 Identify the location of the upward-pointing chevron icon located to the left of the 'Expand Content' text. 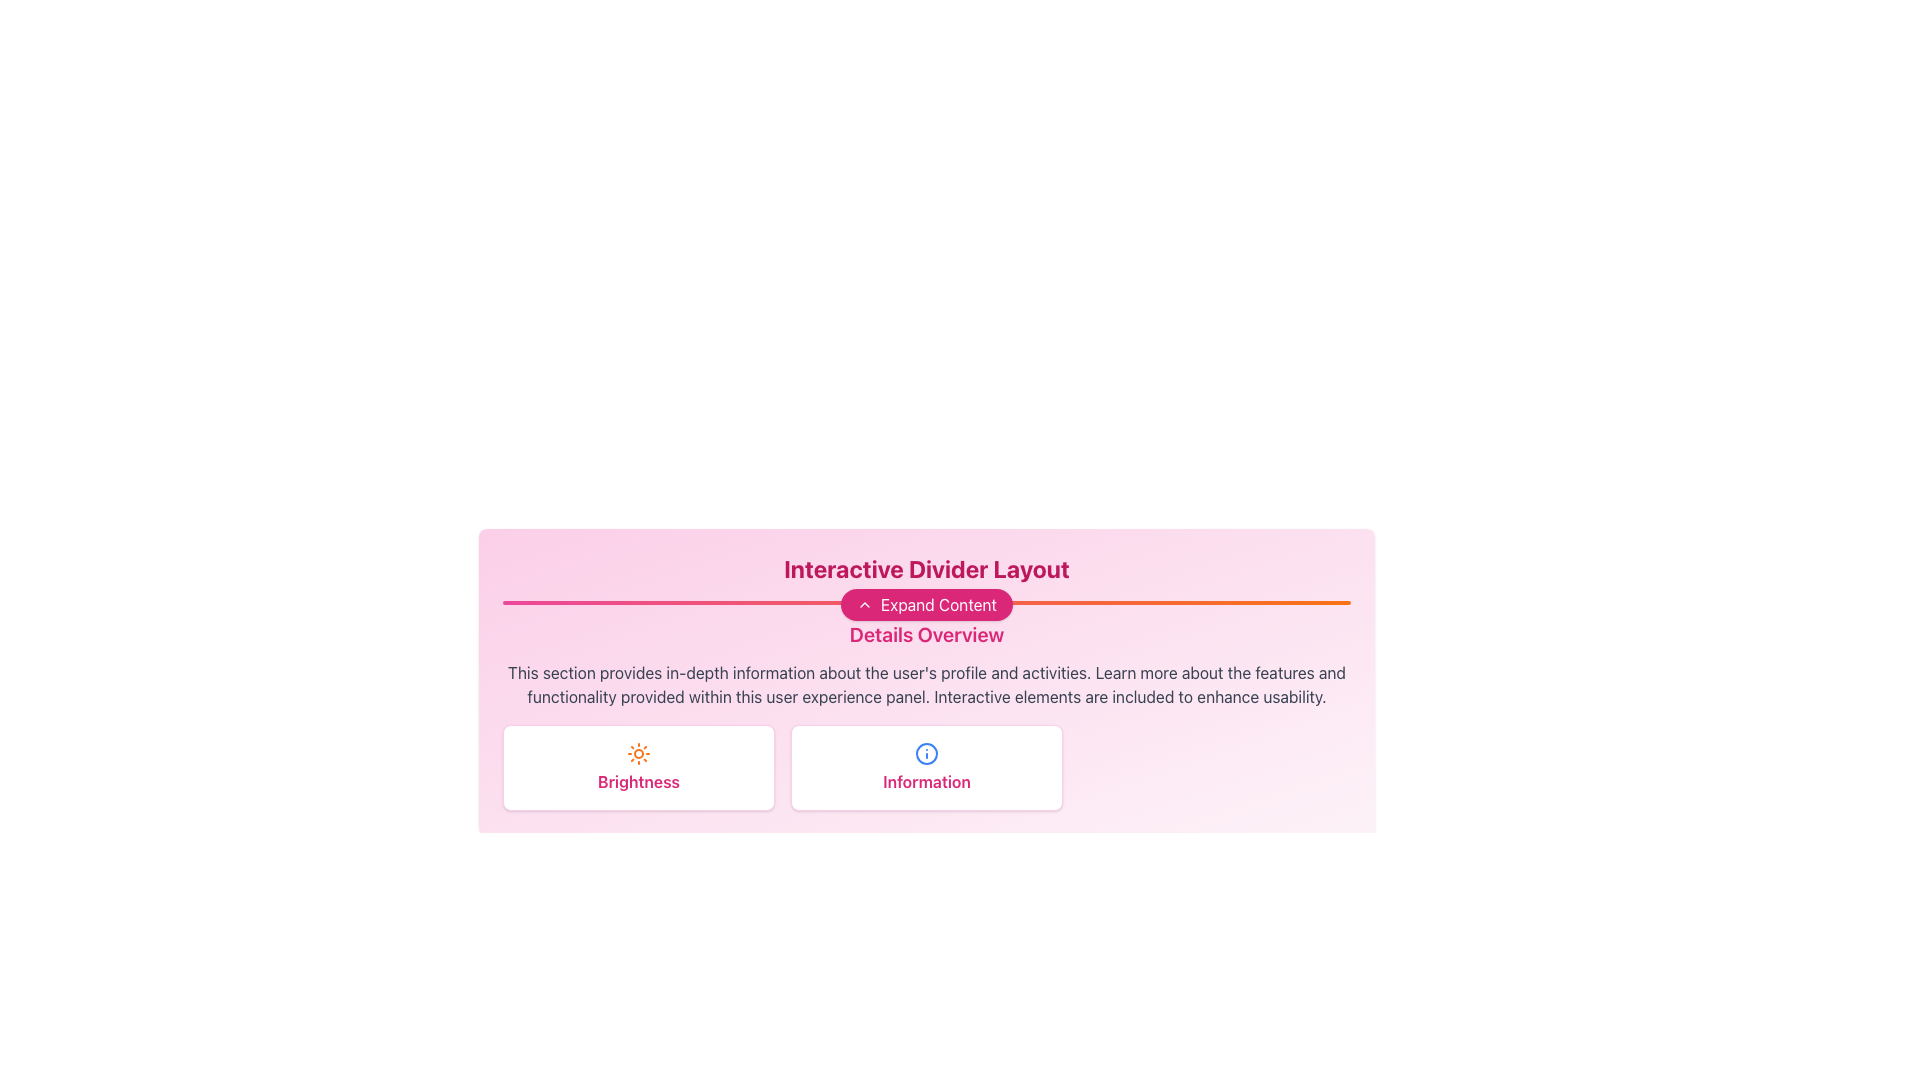
(864, 604).